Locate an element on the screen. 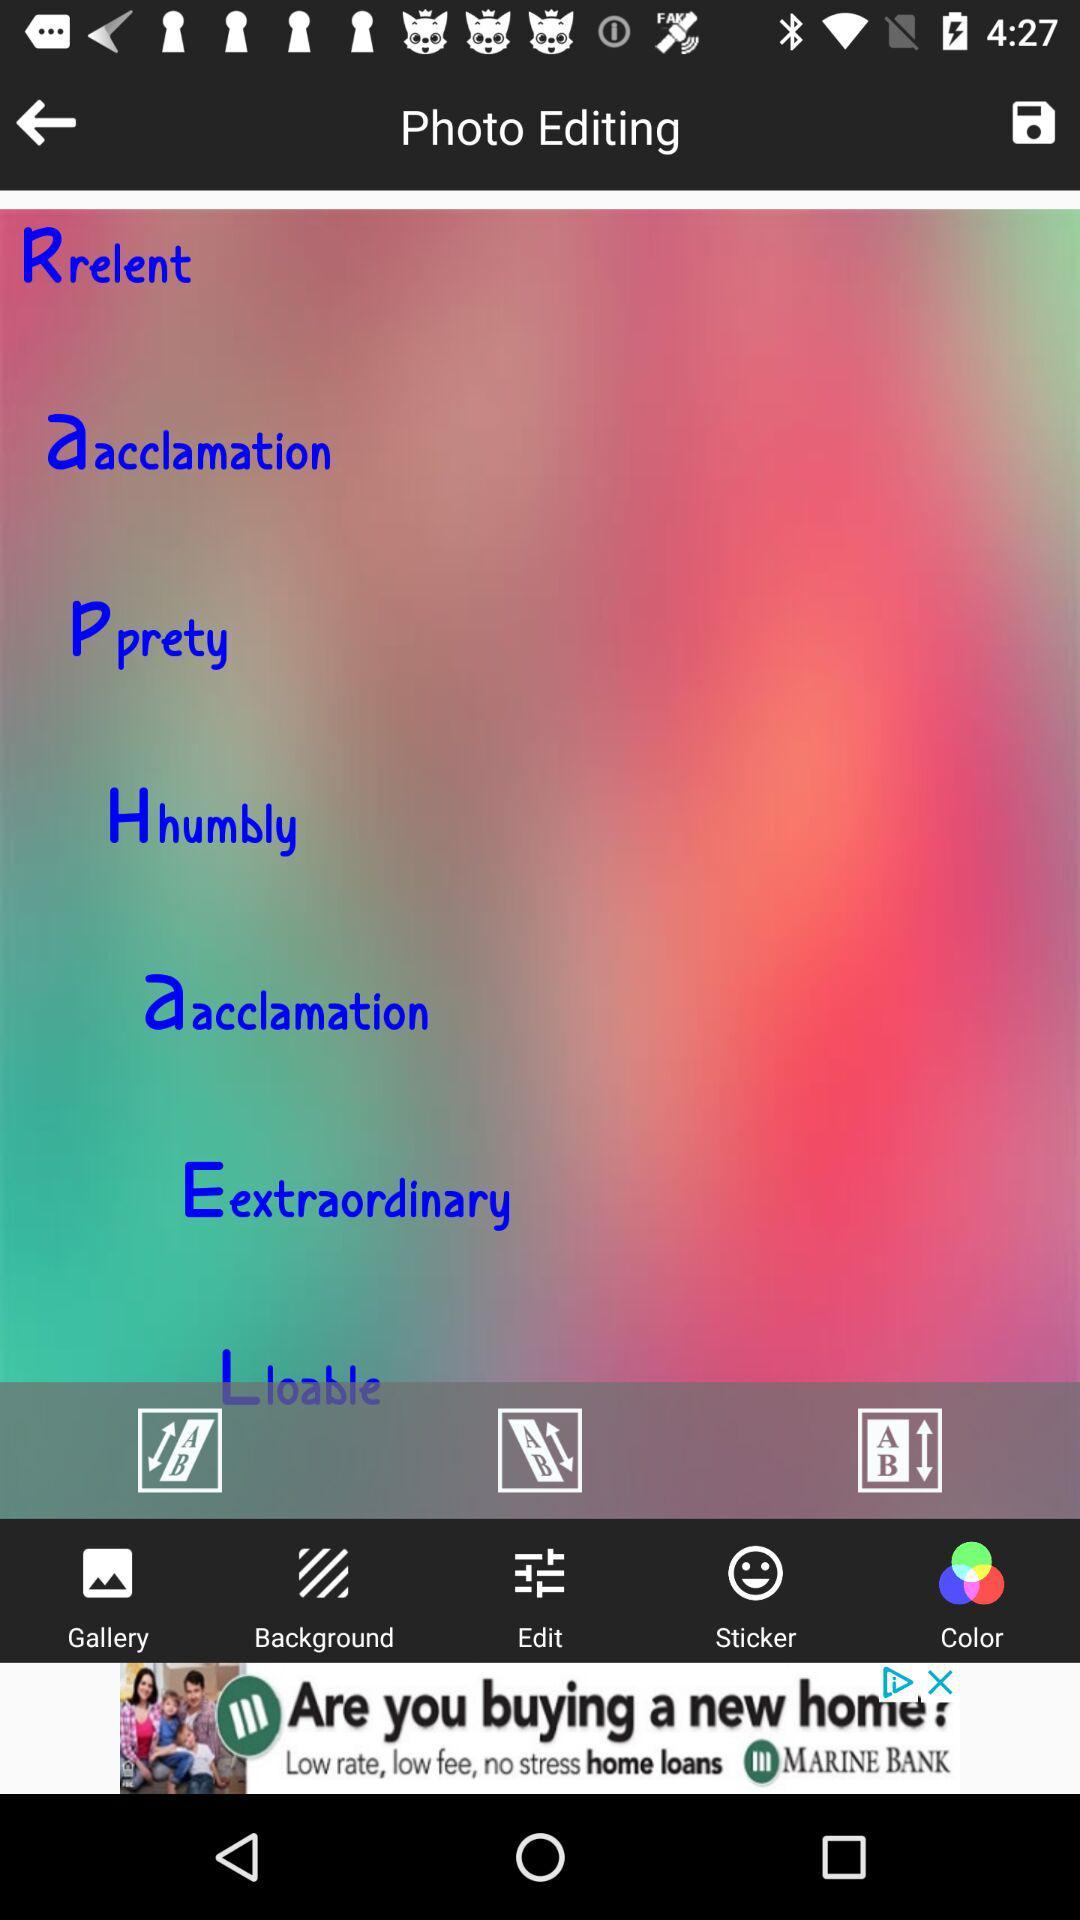 This screenshot has height=1920, width=1080. the save icon is located at coordinates (1033, 121).